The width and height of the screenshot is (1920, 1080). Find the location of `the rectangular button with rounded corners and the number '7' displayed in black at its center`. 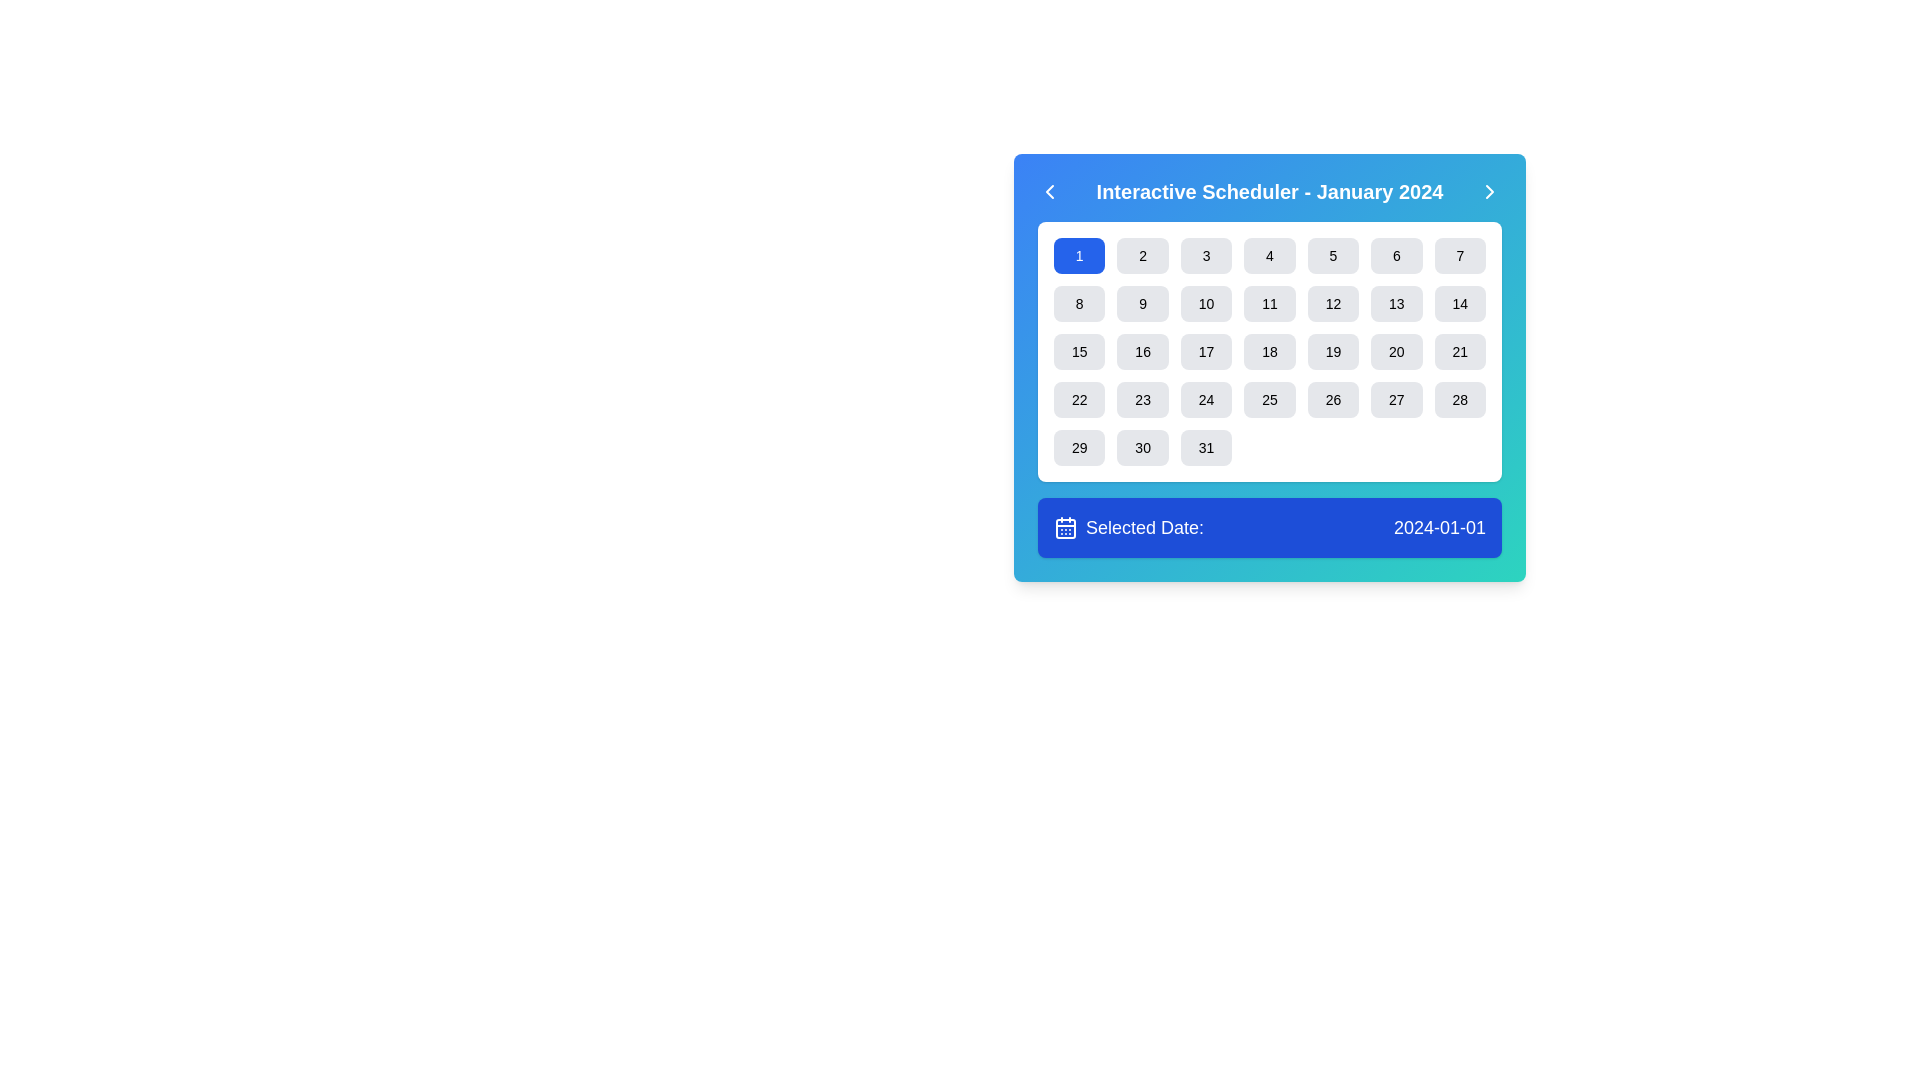

the rectangular button with rounded corners and the number '7' displayed in black at its center is located at coordinates (1460, 254).